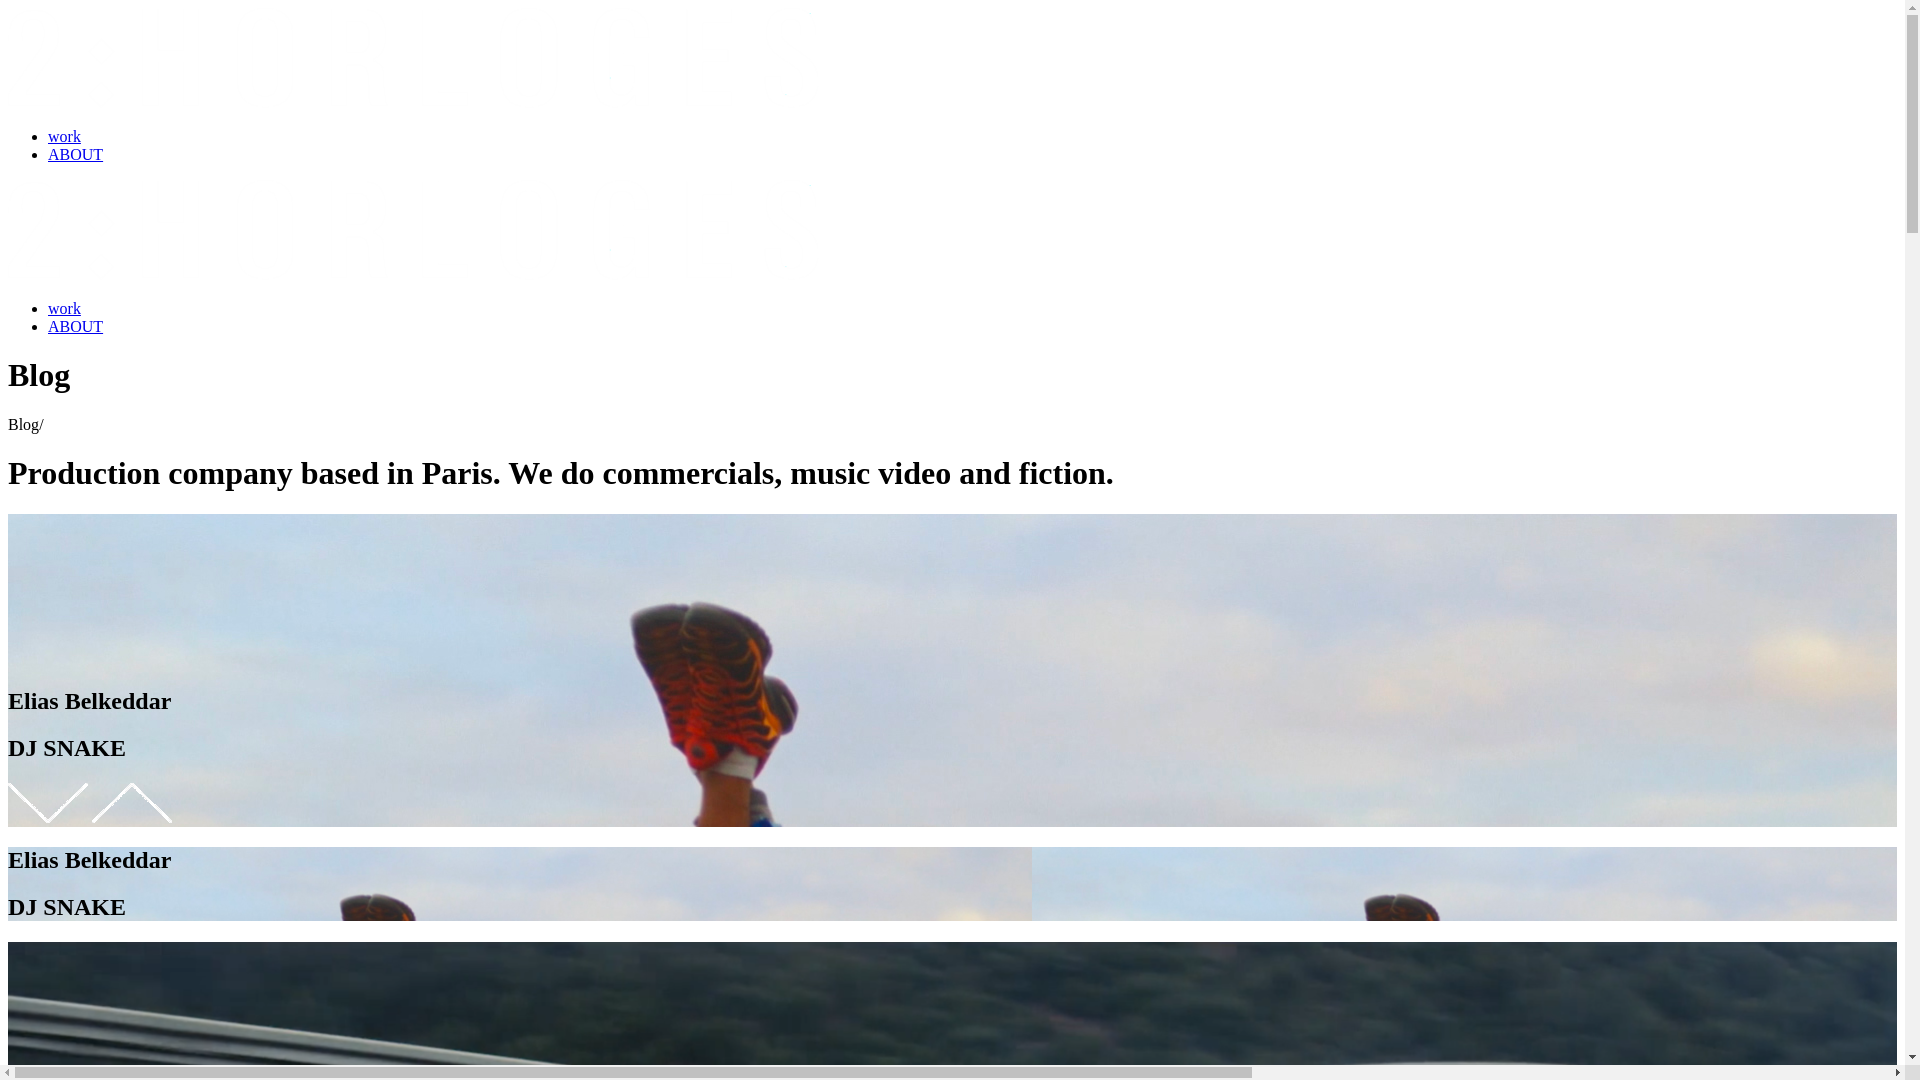 The height and width of the screenshot is (1080, 1920). Describe the element at coordinates (75, 153) in the screenshot. I see `'ABOUT'` at that location.